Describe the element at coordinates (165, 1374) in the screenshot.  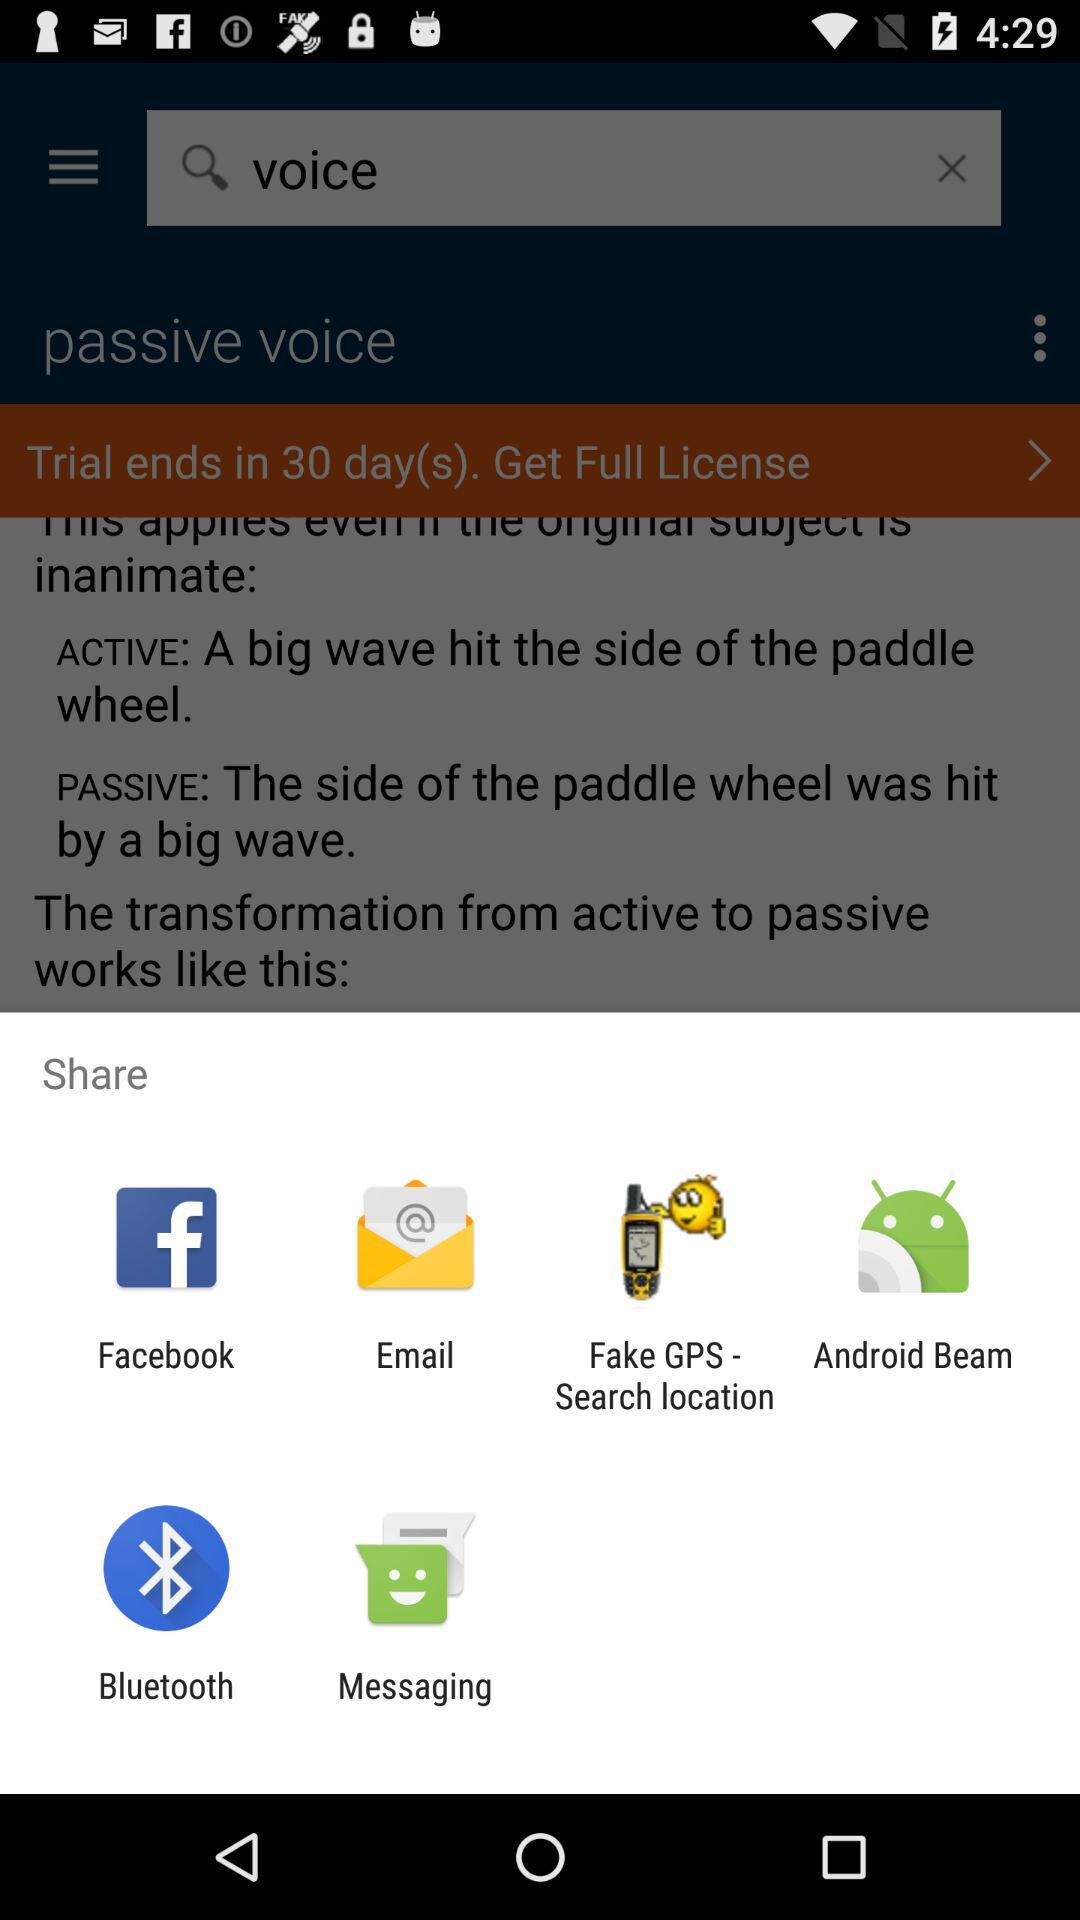
I see `facebook icon` at that location.